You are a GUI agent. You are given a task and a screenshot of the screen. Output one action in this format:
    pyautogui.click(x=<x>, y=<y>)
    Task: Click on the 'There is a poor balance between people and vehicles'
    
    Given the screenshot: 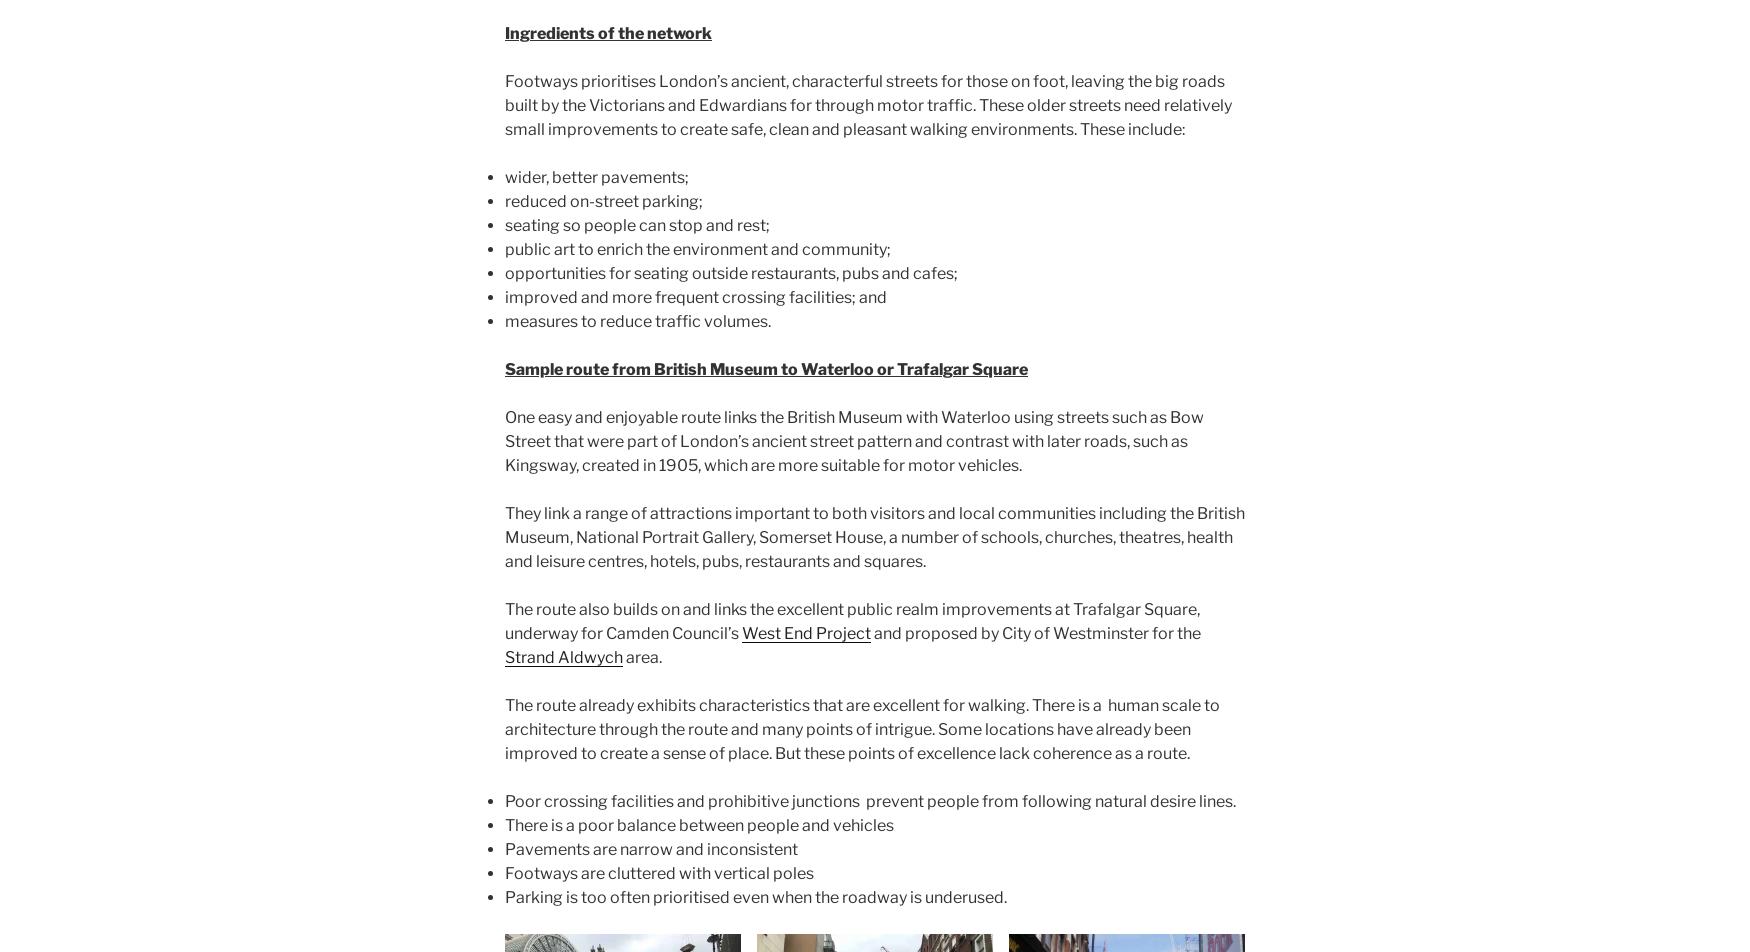 What is the action you would take?
    pyautogui.click(x=699, y=825)
    